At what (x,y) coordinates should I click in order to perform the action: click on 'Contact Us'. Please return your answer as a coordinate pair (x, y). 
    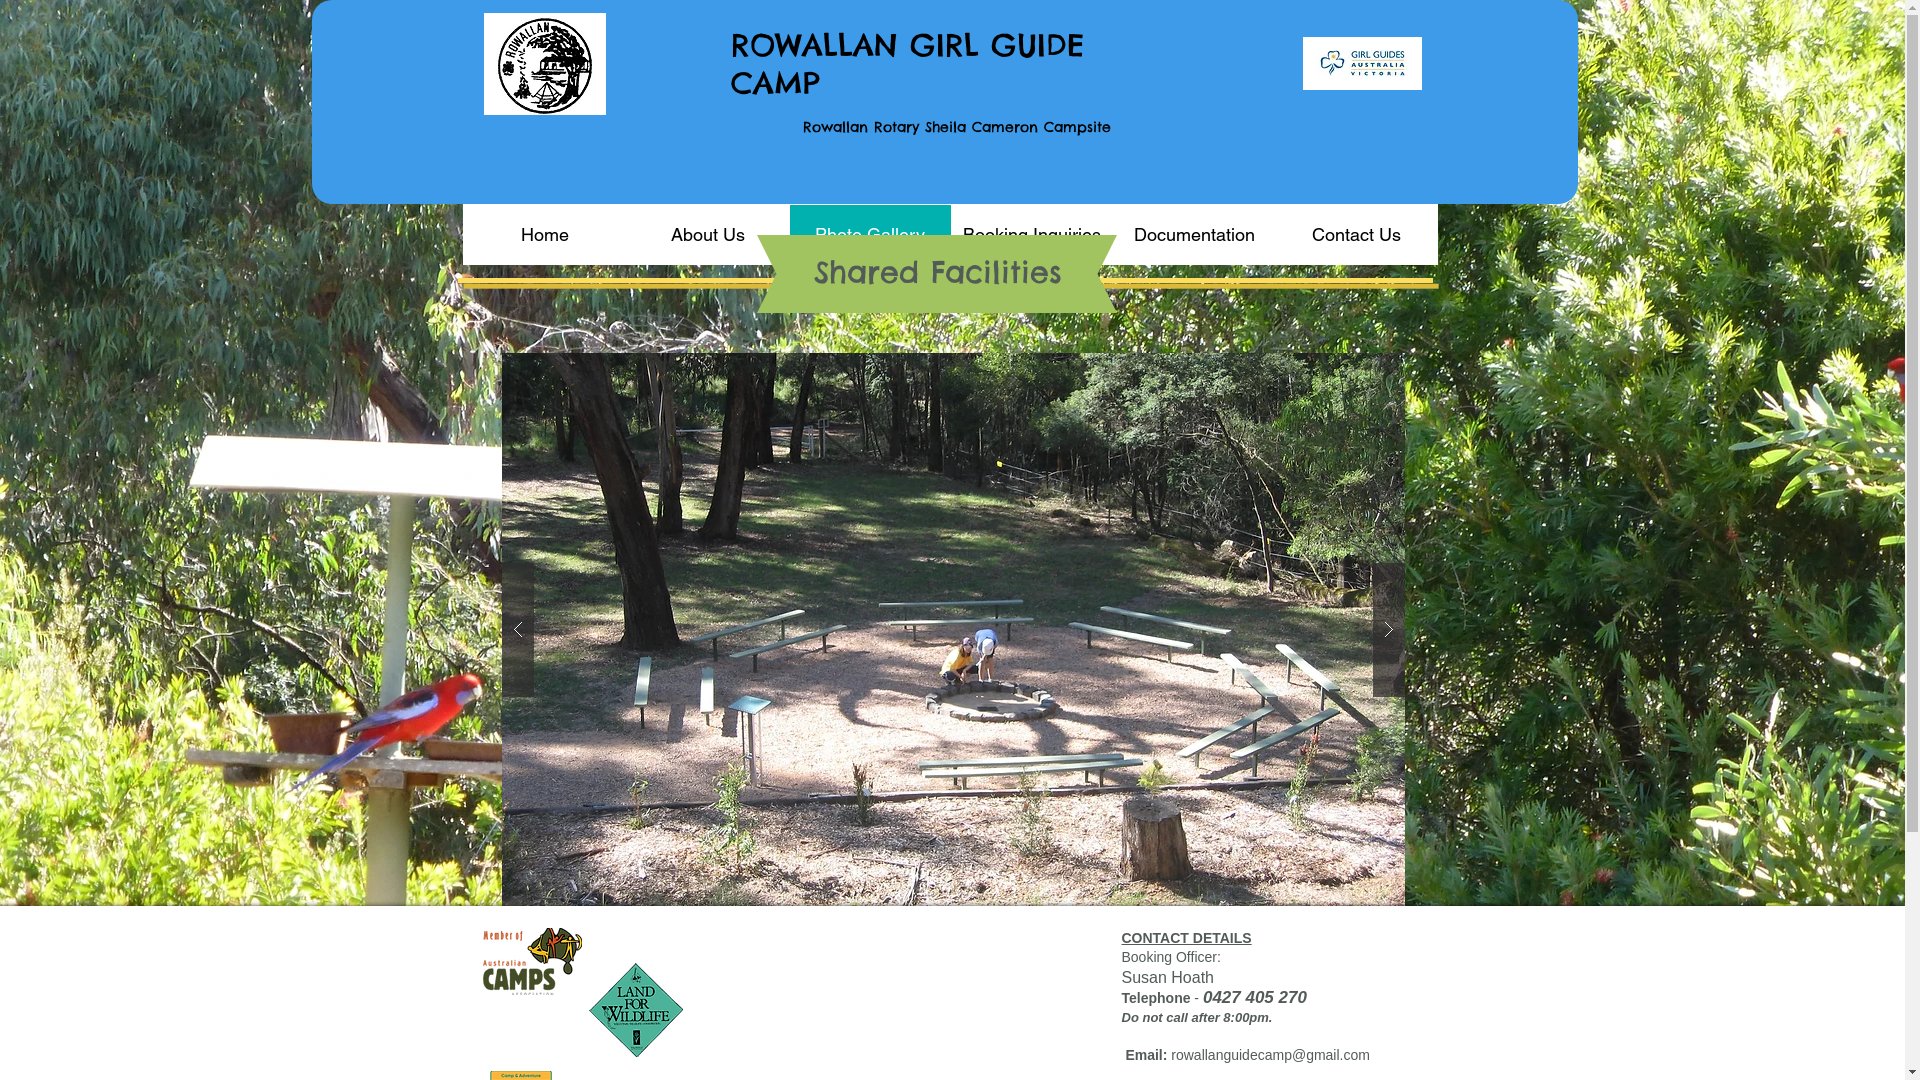
    Looking at the image, I should click on (1354, 233).